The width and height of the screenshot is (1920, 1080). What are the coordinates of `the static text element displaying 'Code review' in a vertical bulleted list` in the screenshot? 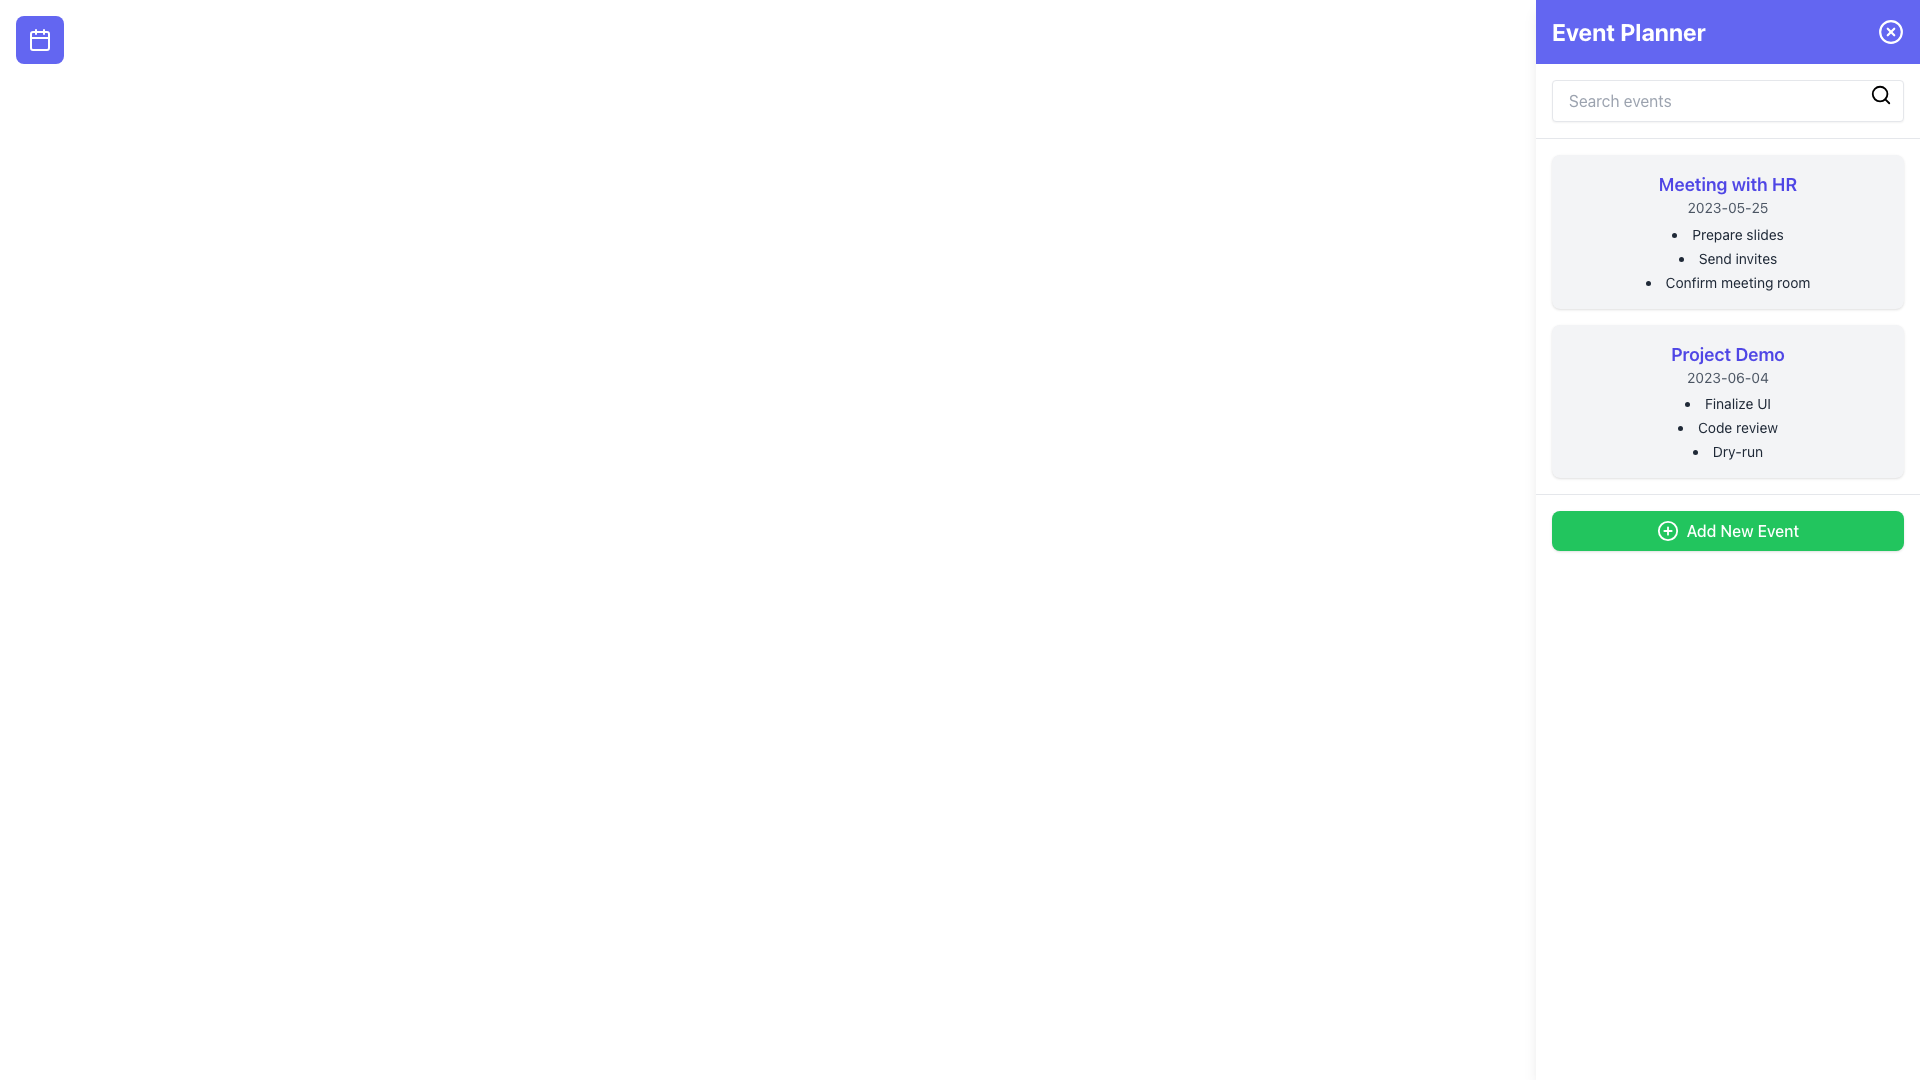 It's located at (1727, 427).